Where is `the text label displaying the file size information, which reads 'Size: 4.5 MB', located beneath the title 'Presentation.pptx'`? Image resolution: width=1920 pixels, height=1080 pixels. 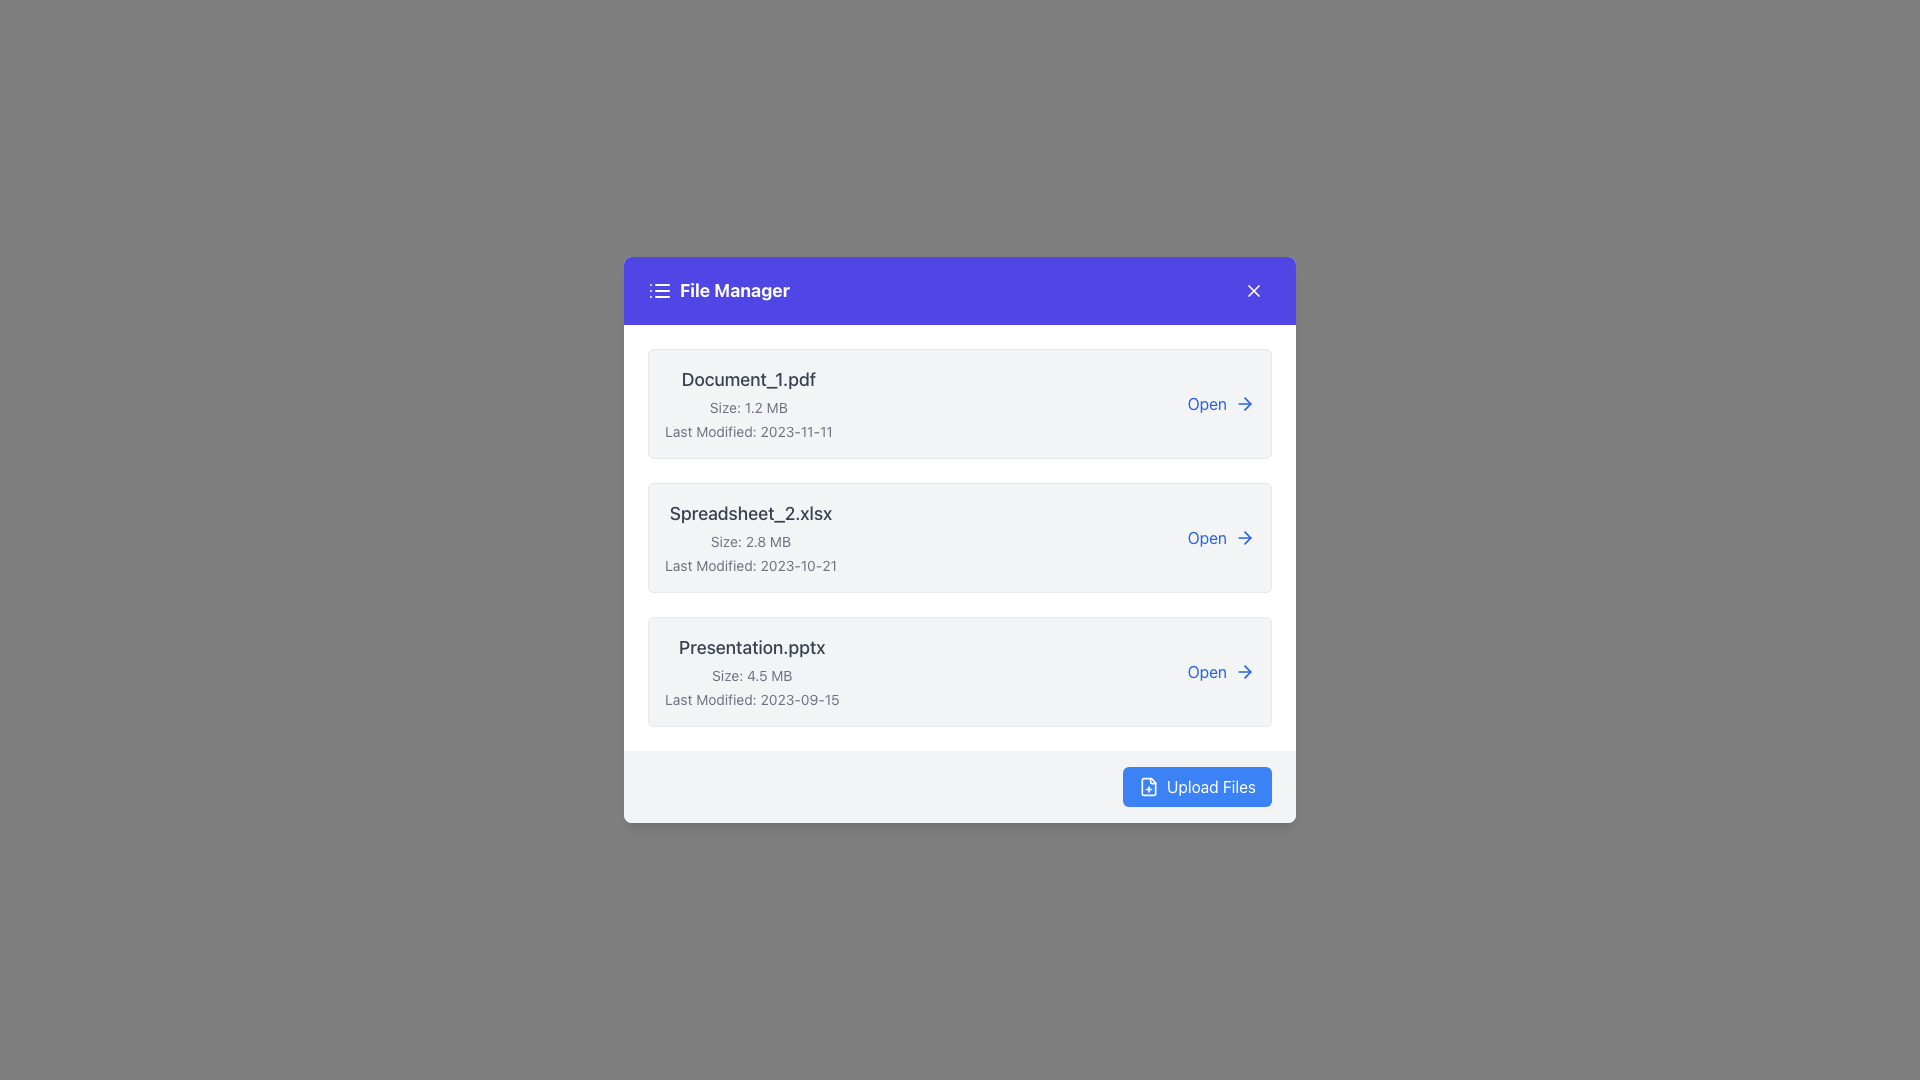 the text label displaying the file size information, which reads 'Size: 4.5 MB', located beneath the title 'Presentation.pptx' is located at coordinates (751, 675).